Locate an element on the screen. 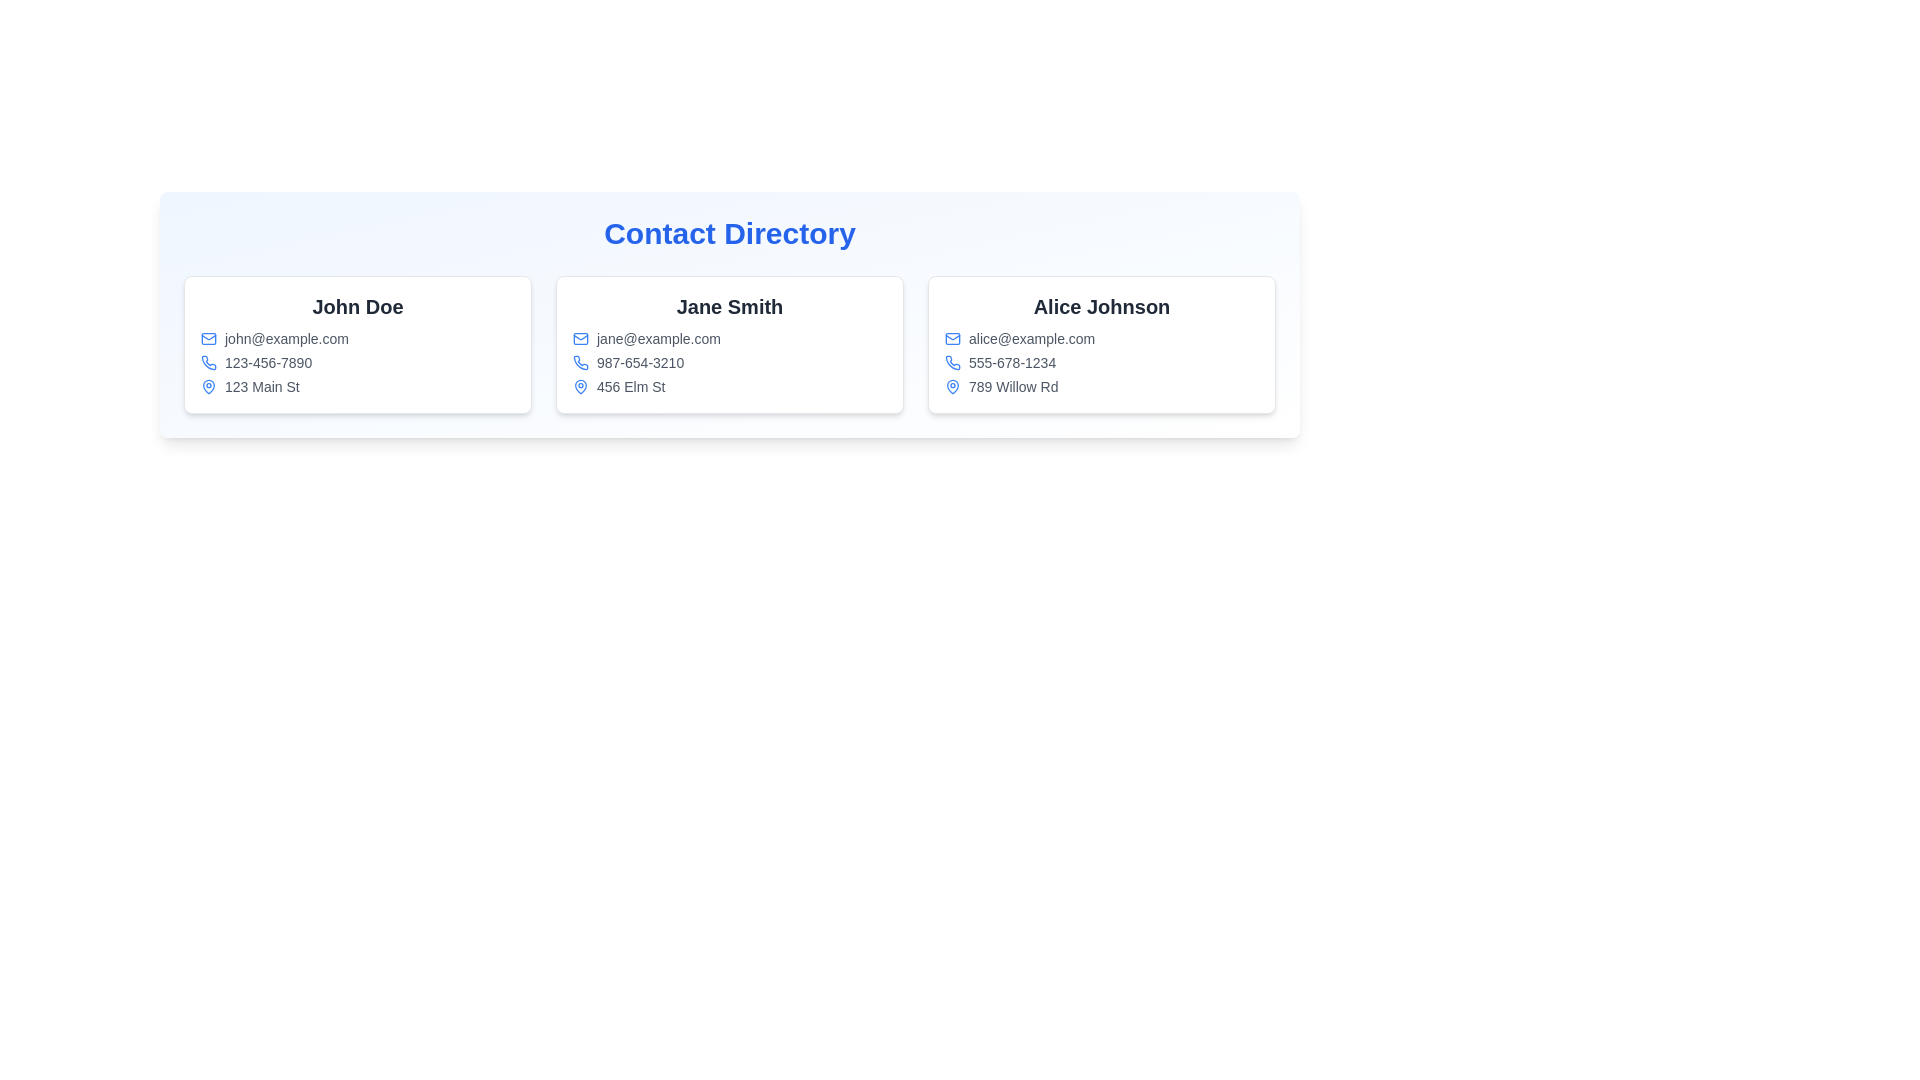 The image size is (1920, 1080). the phone contact icon located to the left of the phone number in the contact details of 'Jane Smith' within the middle contact card is located at coordinates (579, 362).